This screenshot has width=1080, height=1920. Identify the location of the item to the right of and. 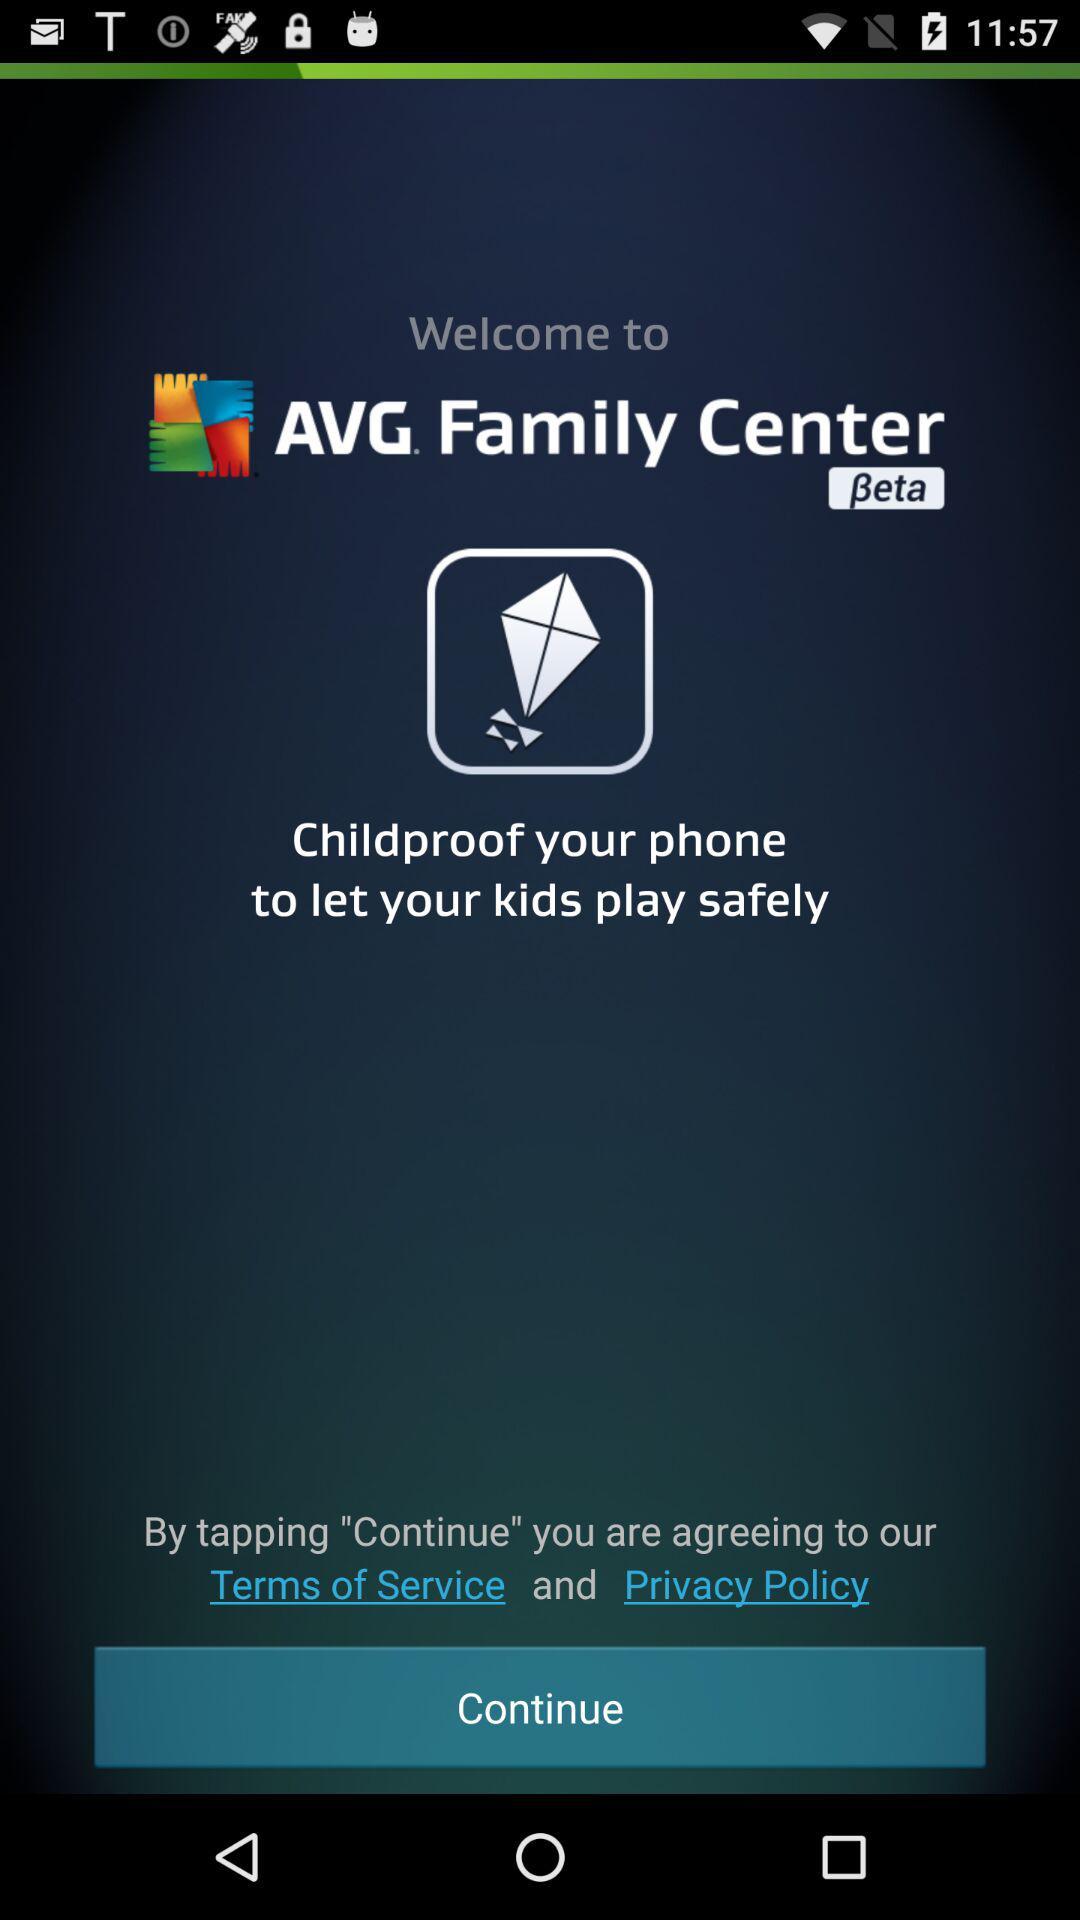
(746, 1582).